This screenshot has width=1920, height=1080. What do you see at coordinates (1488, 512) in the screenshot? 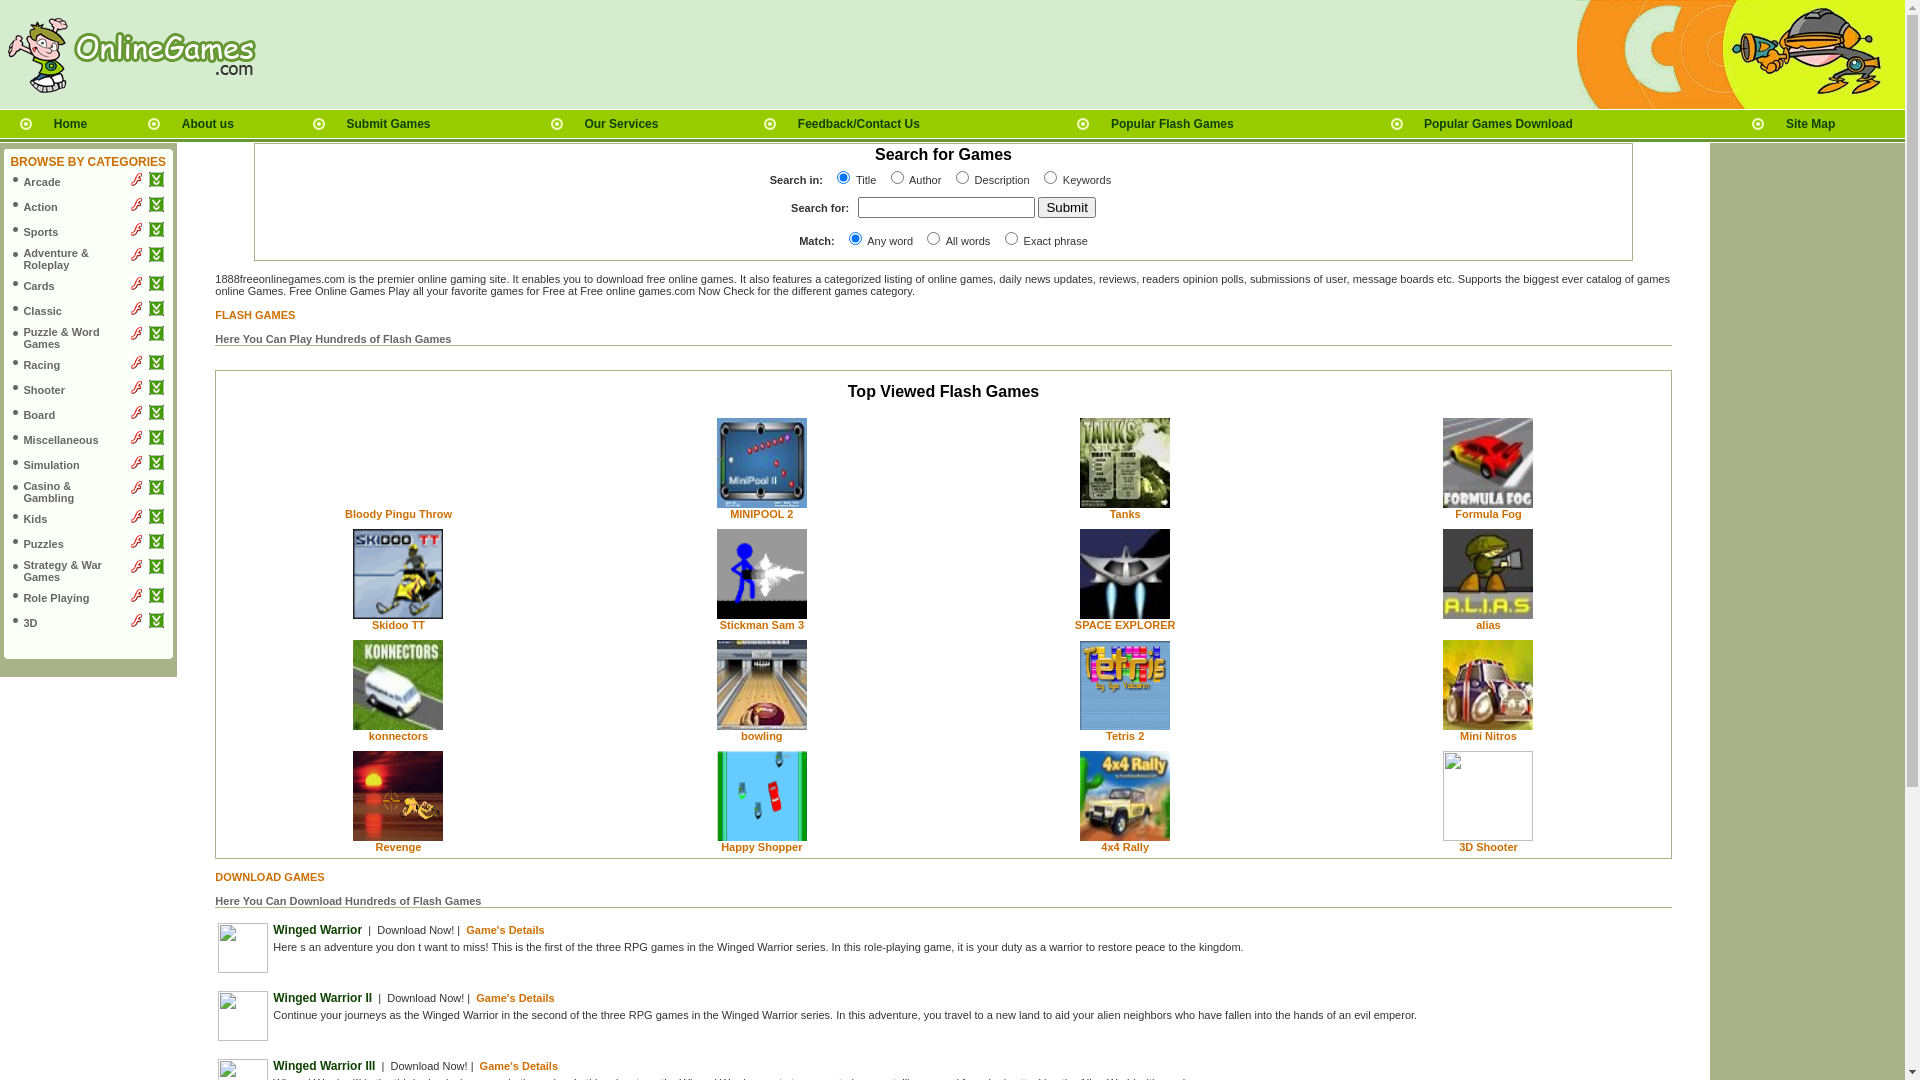
I see `'Formula Fog'` at bounding box center [1488, 512].